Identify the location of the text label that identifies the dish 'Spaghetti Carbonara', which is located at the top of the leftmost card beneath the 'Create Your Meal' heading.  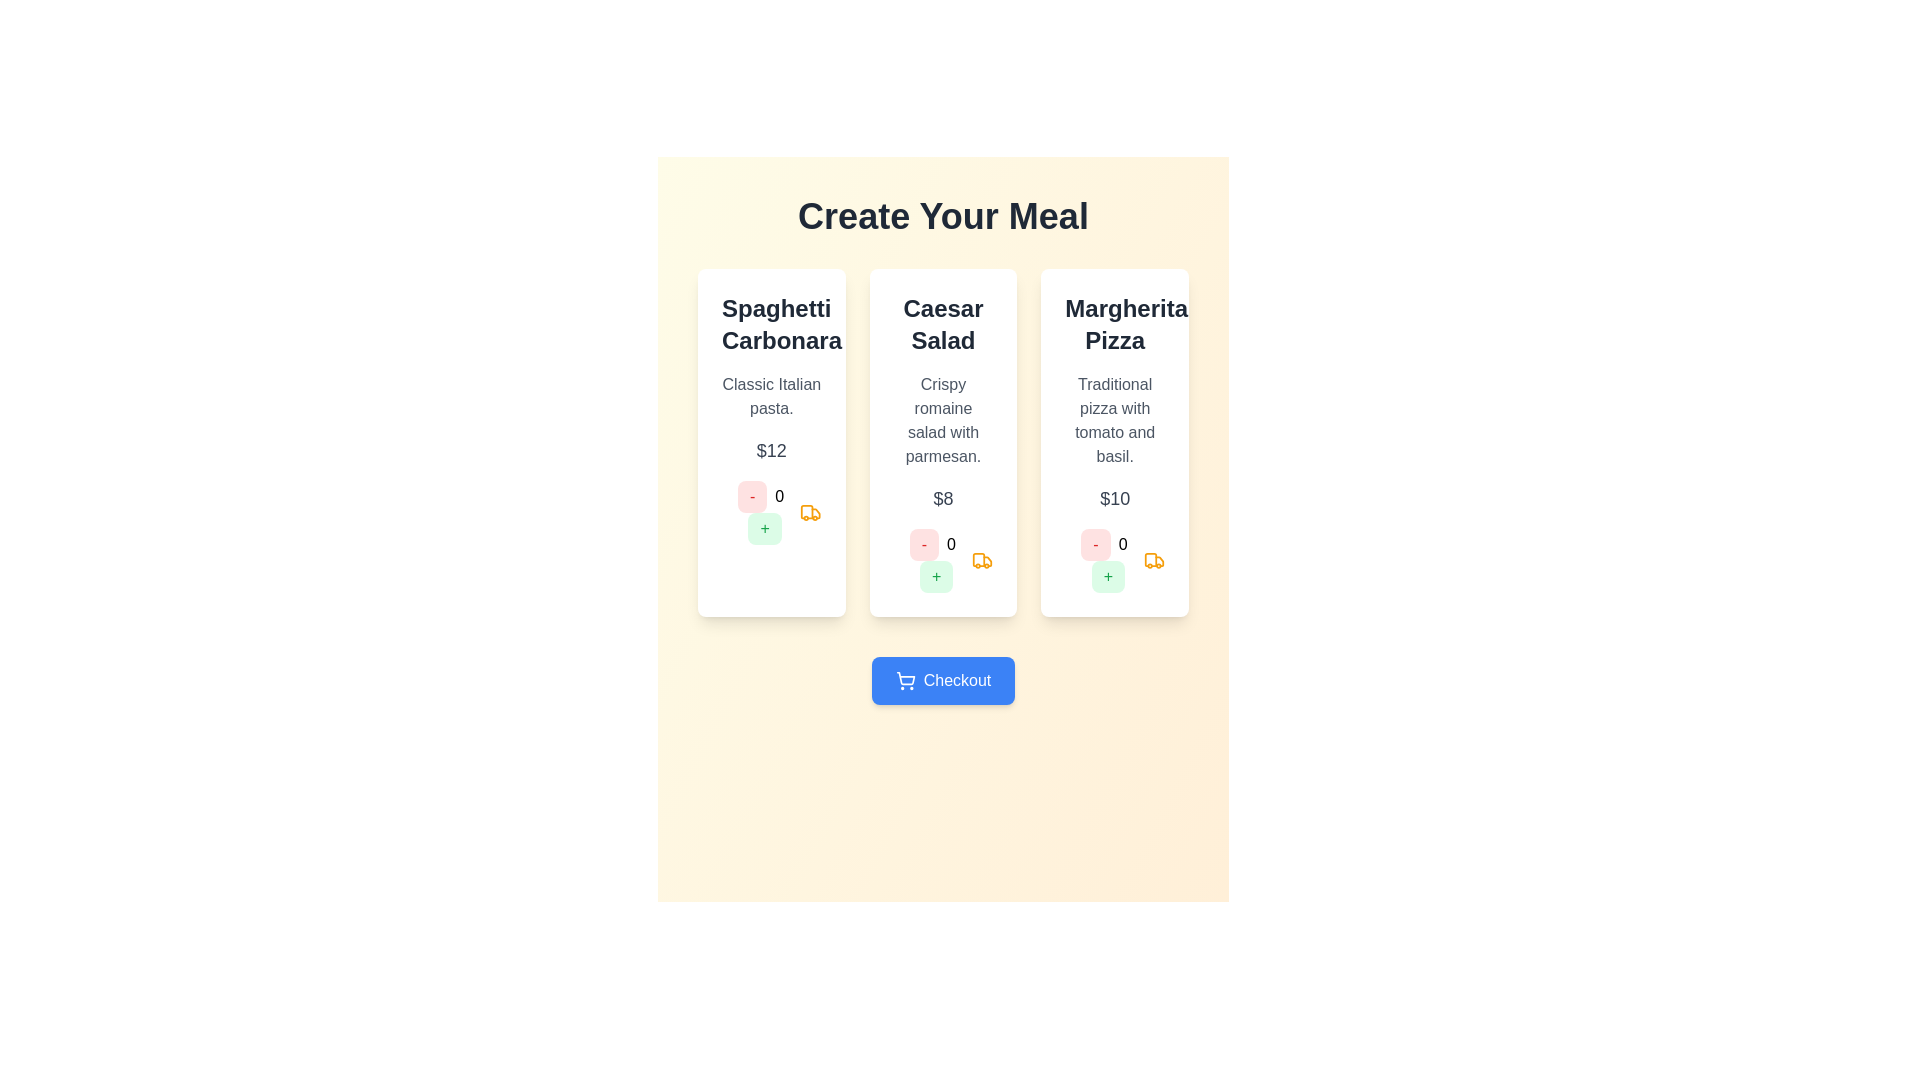
(770, 323).